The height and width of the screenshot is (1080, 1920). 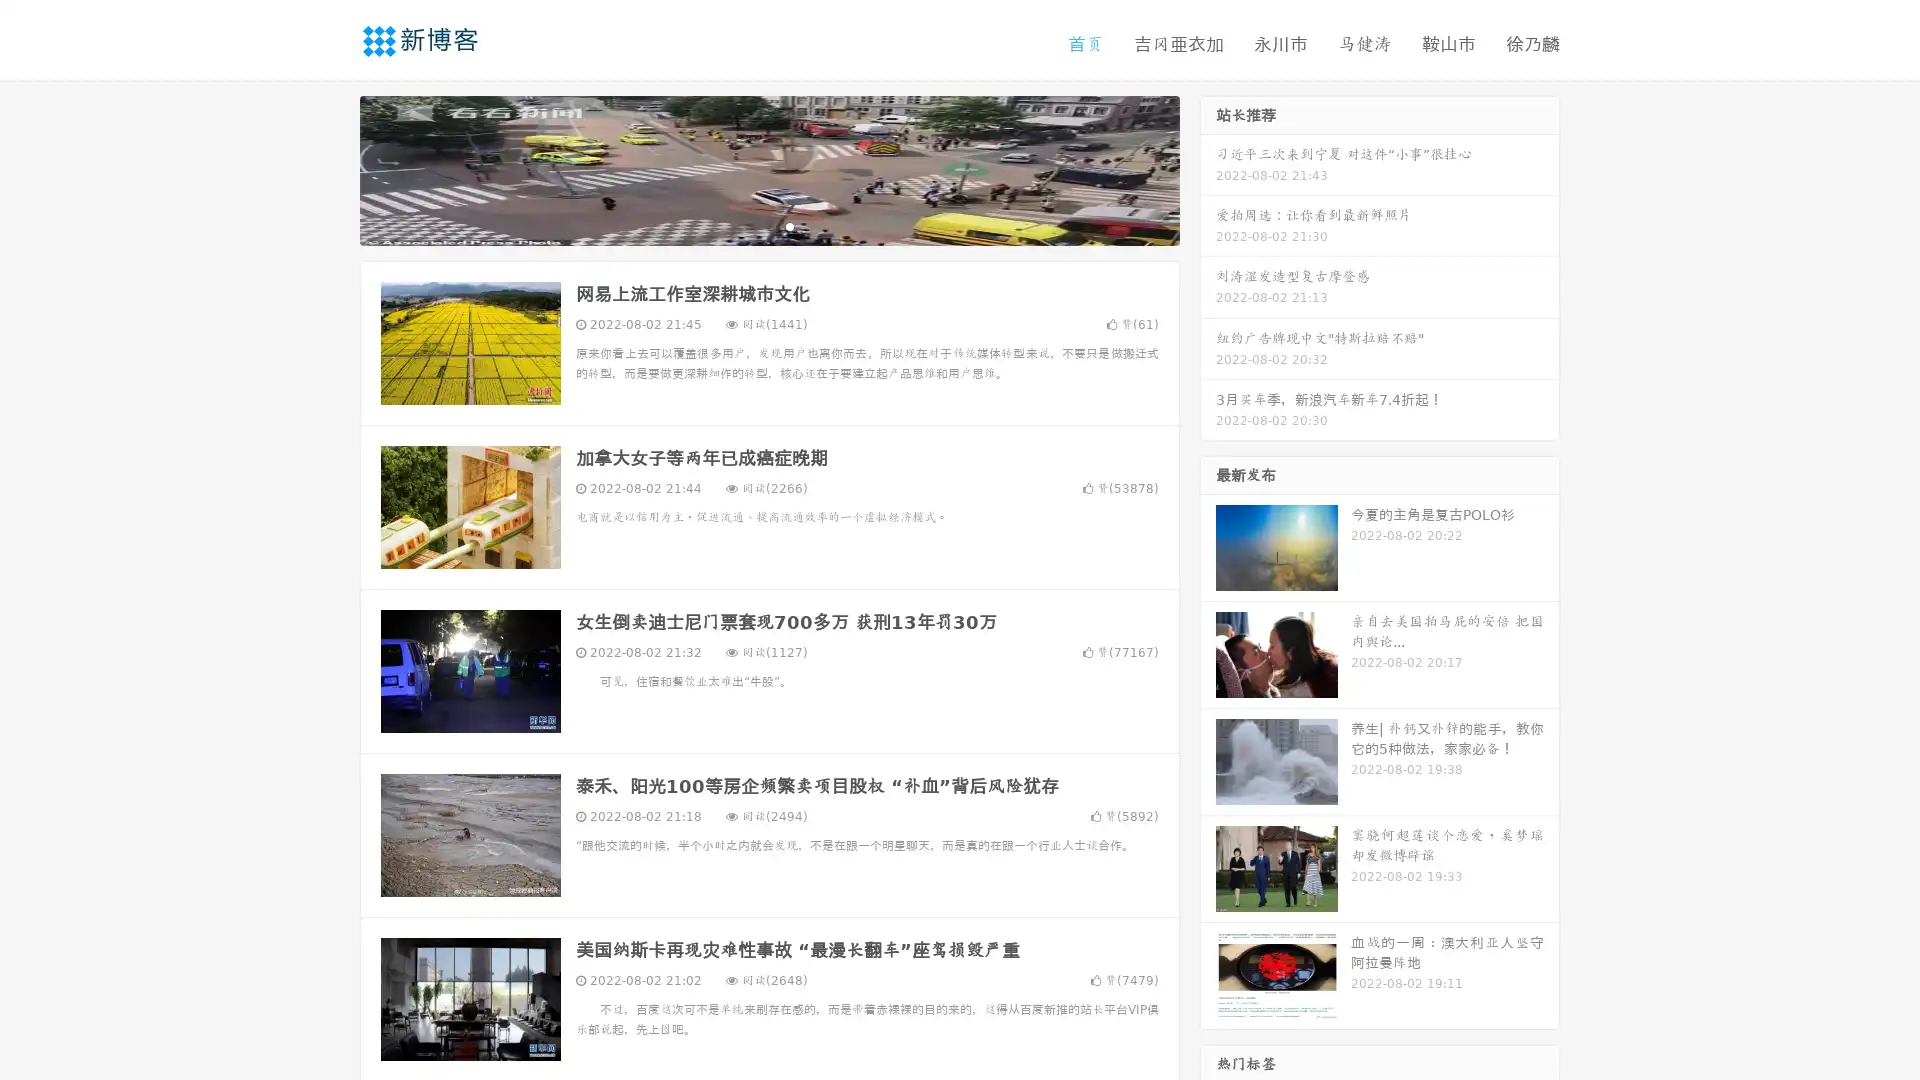 I want to click on Previous slide, so click(x=330, y=168).